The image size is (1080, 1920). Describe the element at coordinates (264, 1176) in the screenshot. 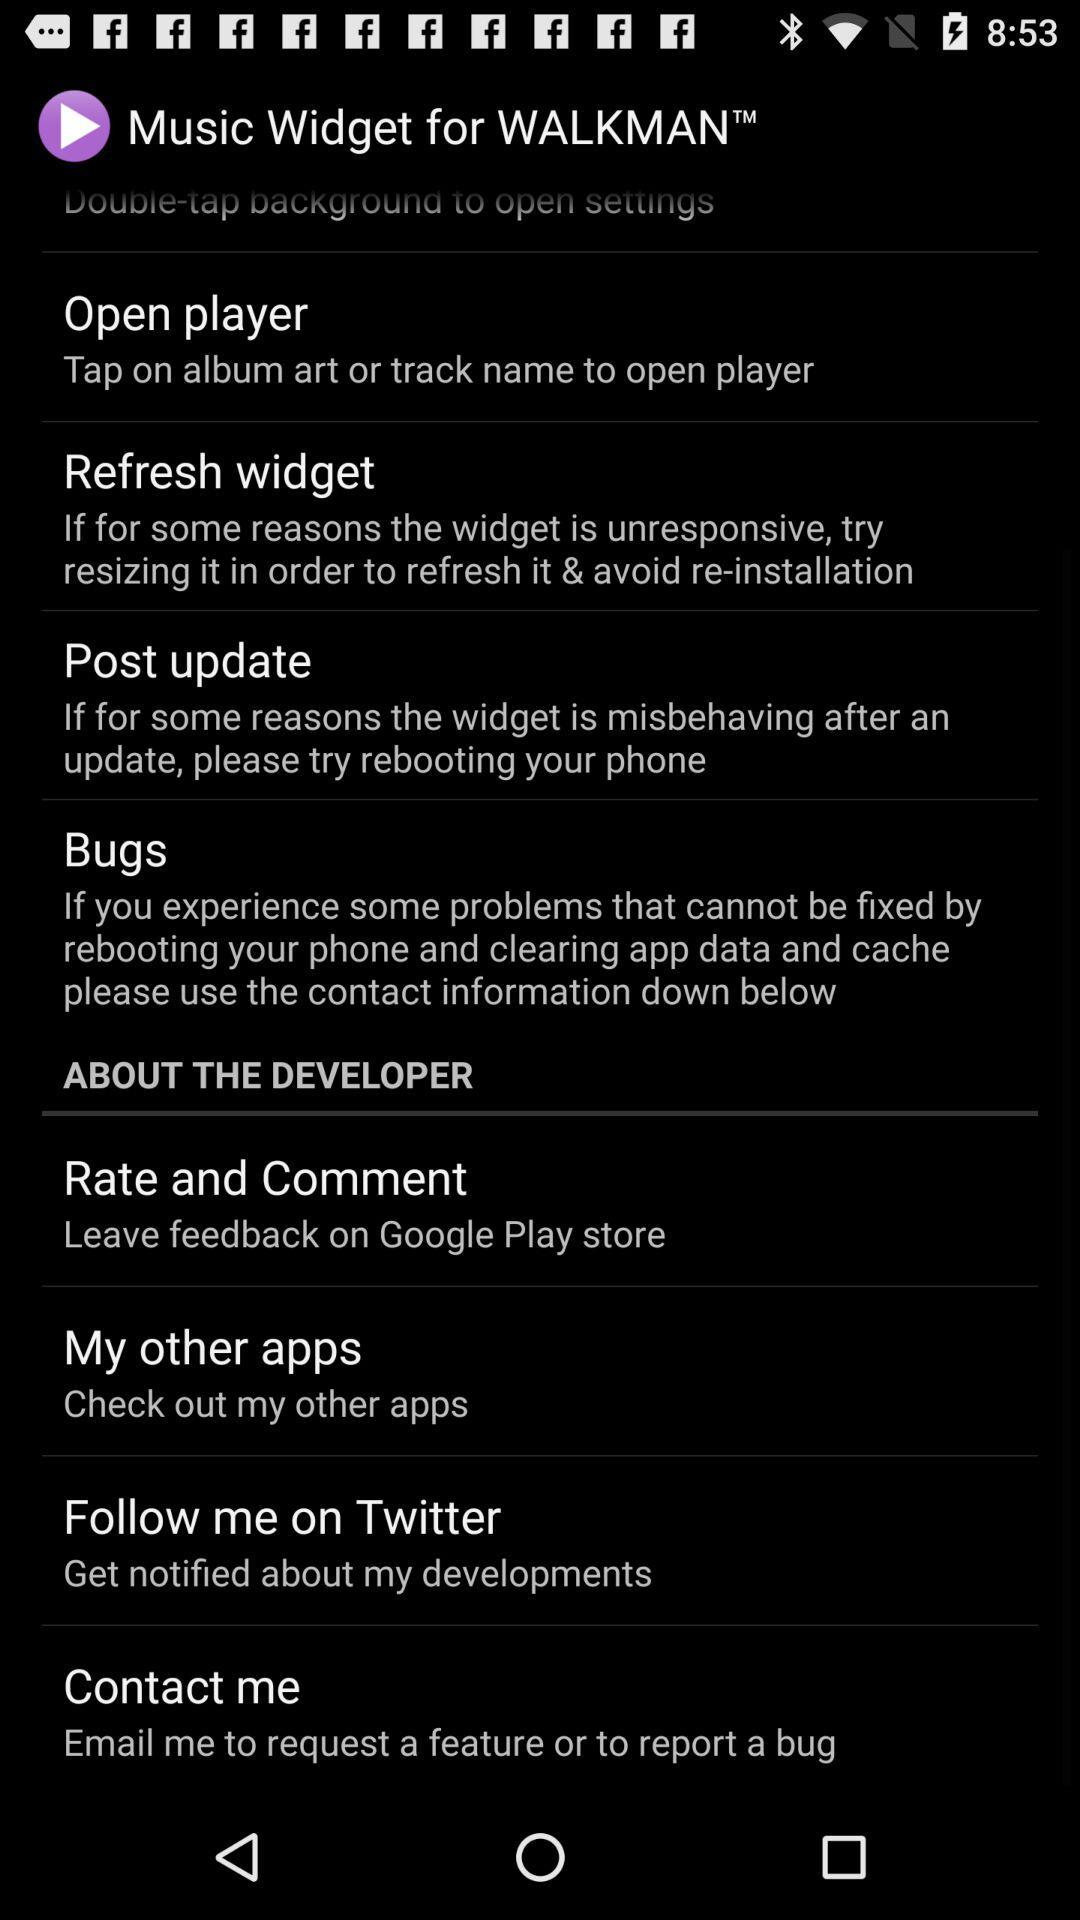

I see `item above the leave feedback on icon` at that location.